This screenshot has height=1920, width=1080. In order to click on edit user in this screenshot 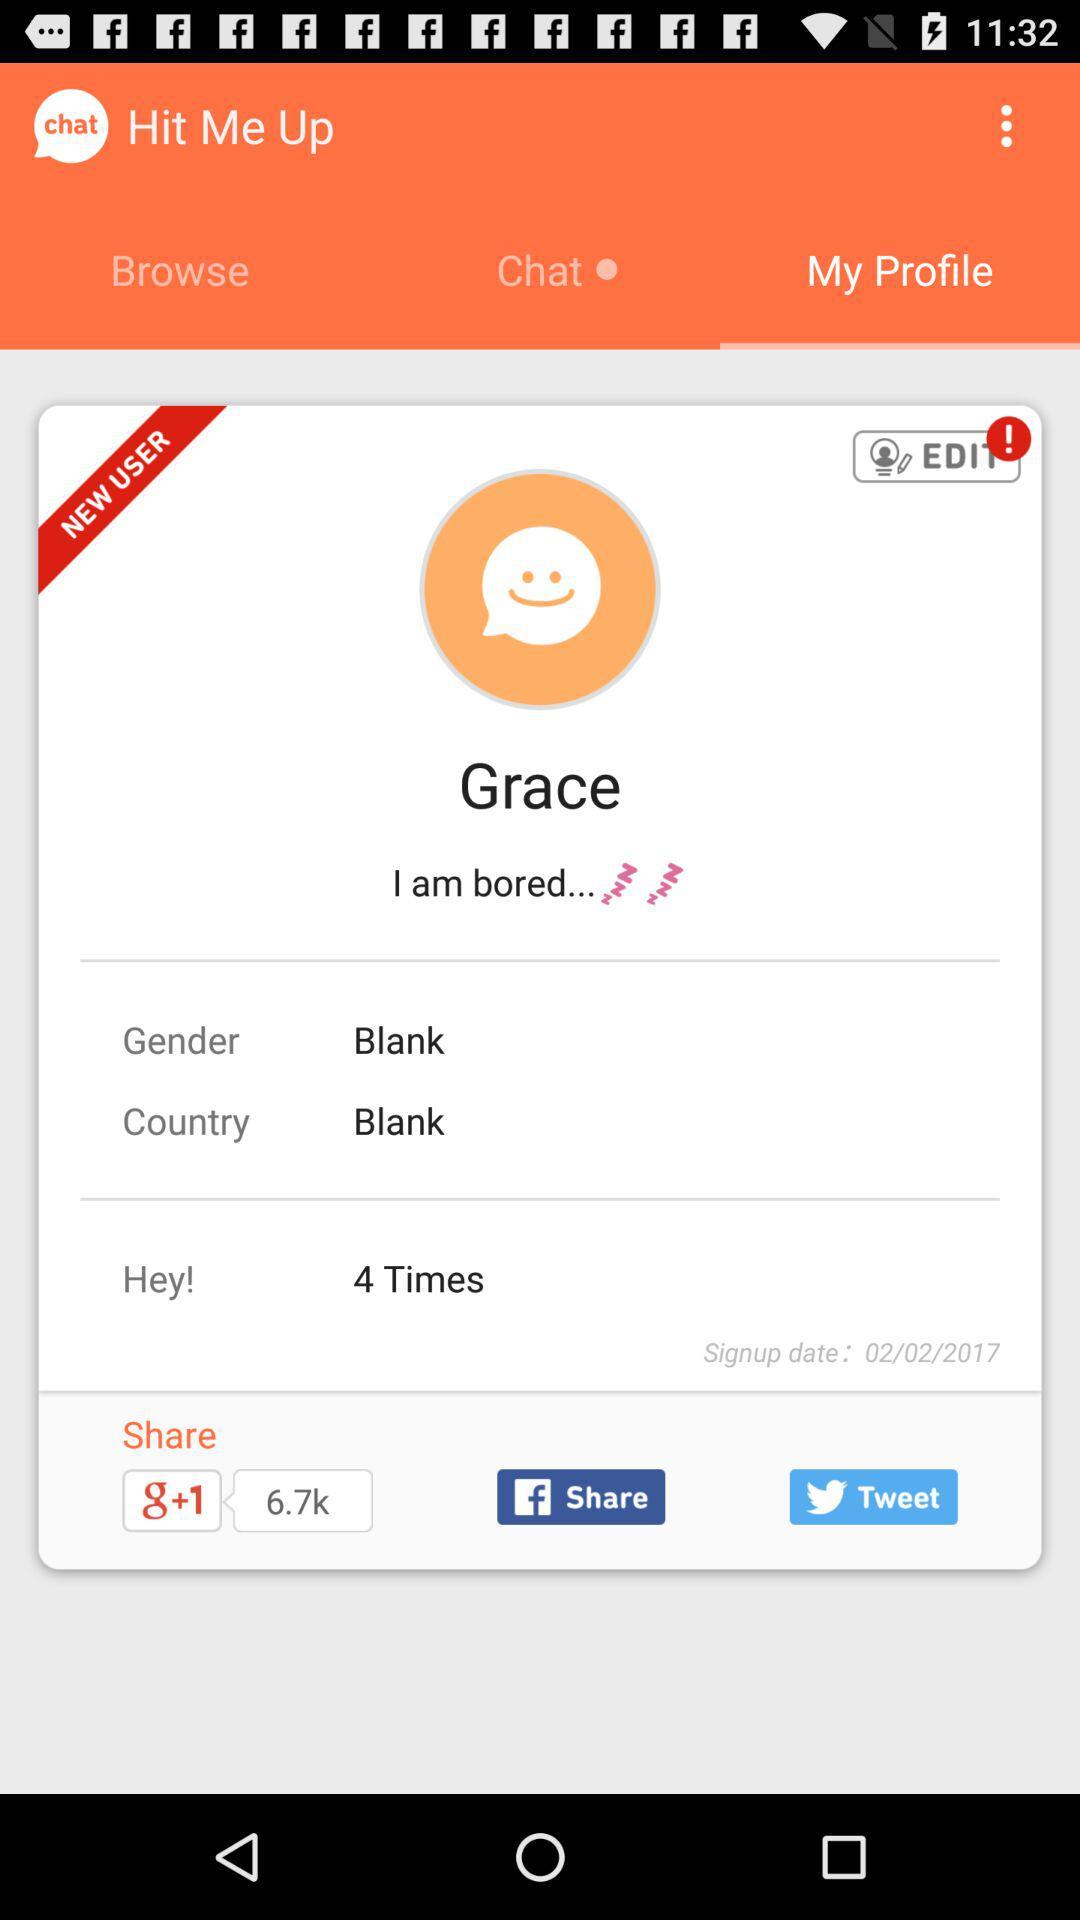, I will do `click(936, 457)`.